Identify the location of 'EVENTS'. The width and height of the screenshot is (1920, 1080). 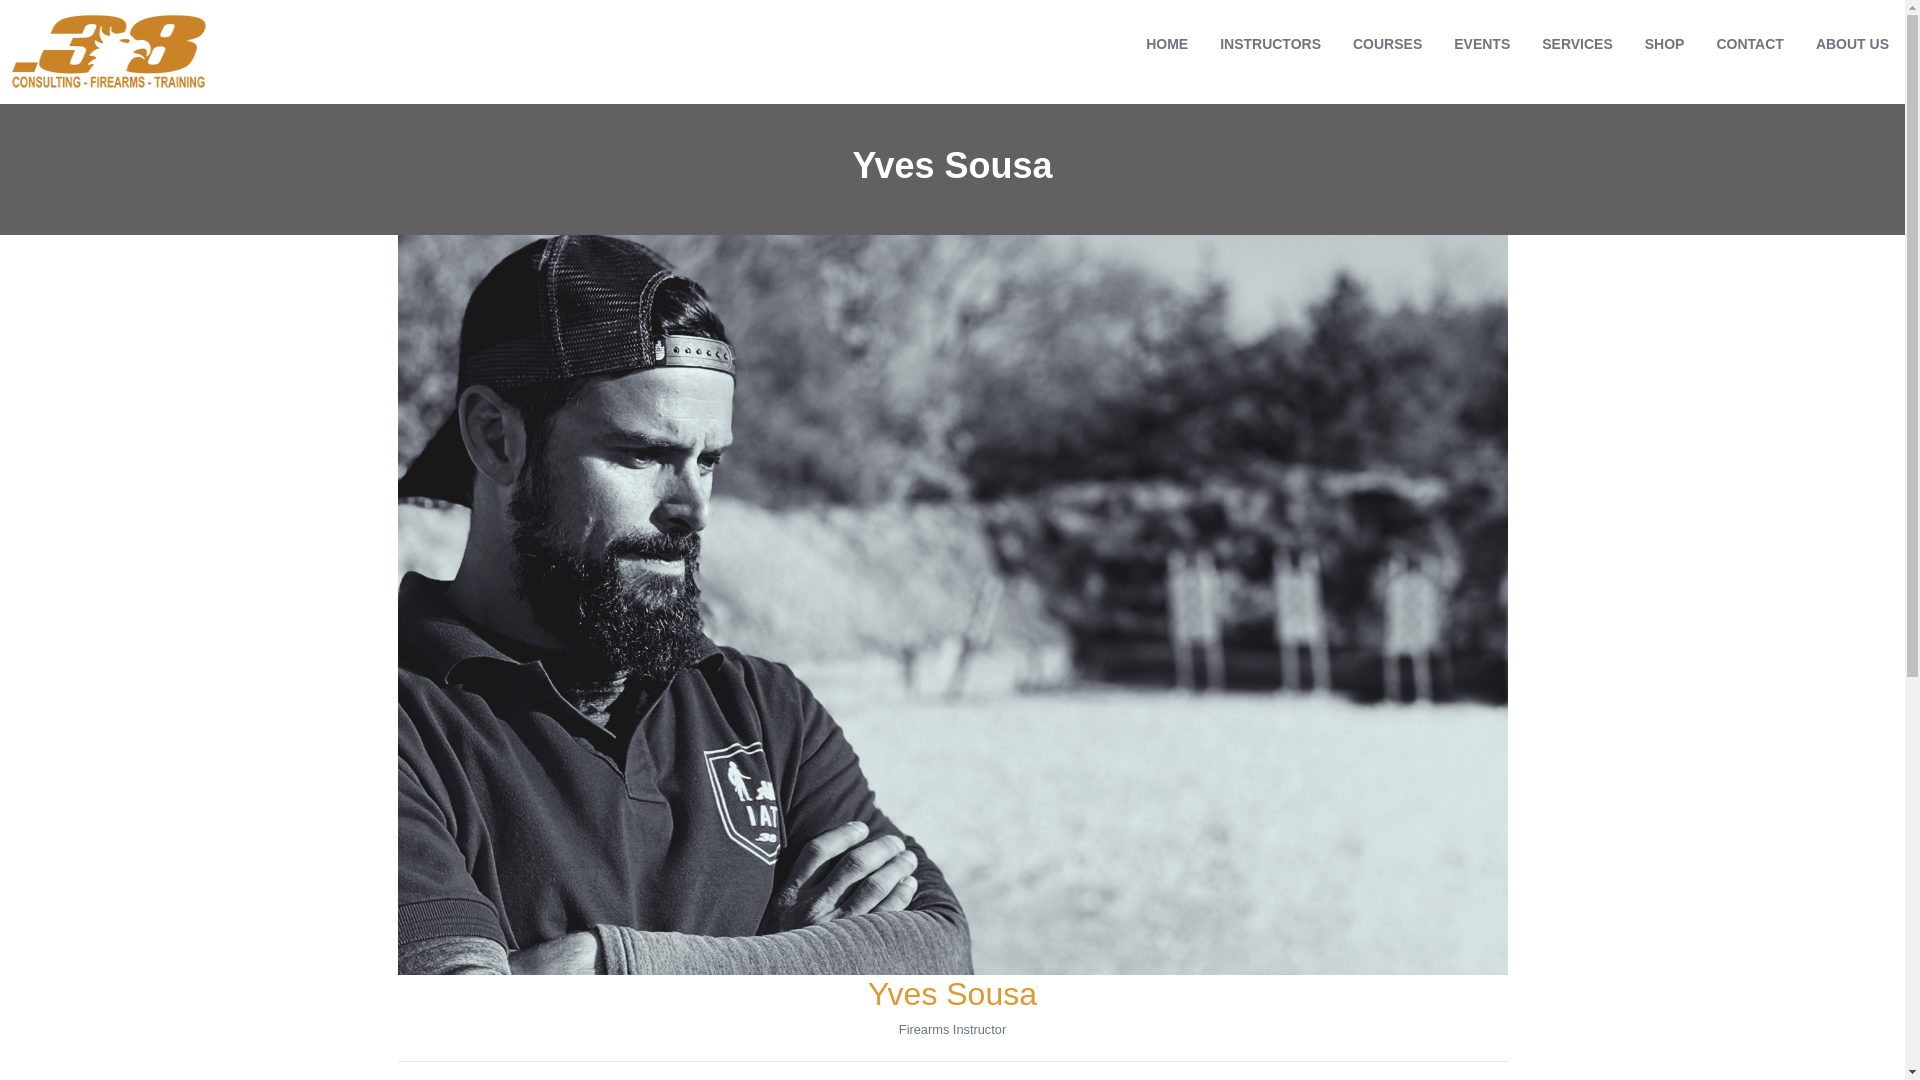
(1482, 44).